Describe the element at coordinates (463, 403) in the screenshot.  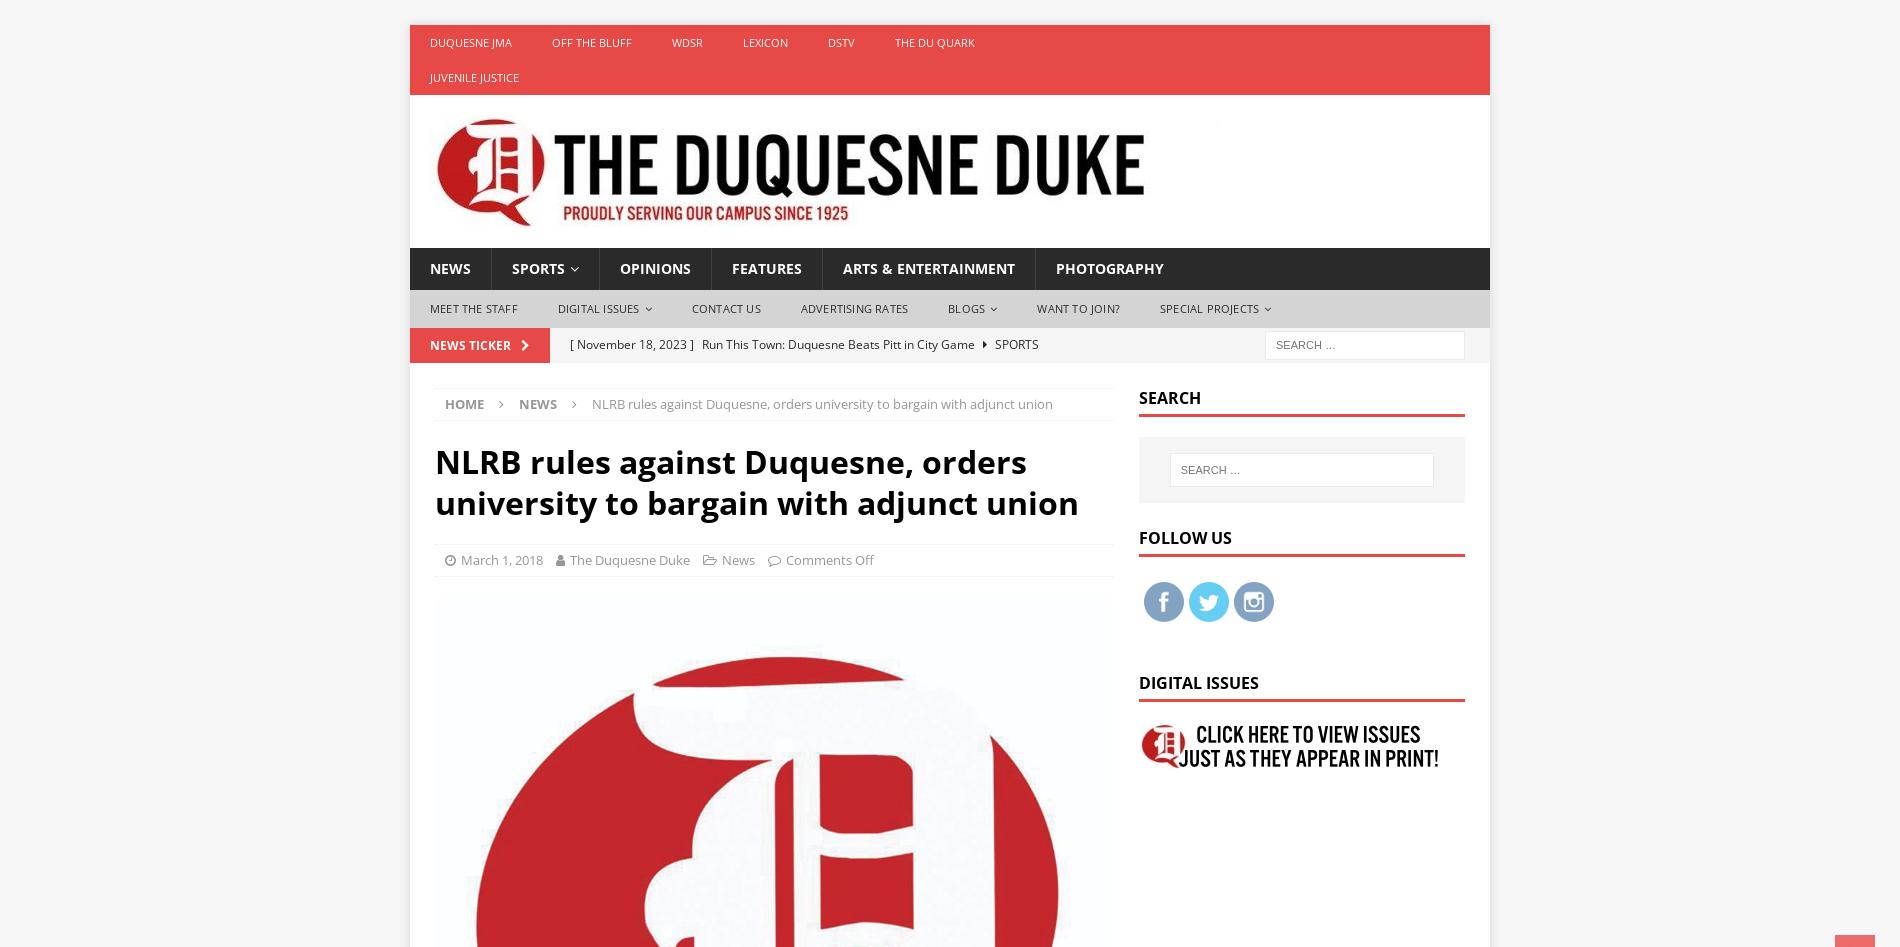
I see `'Home'` at that location.